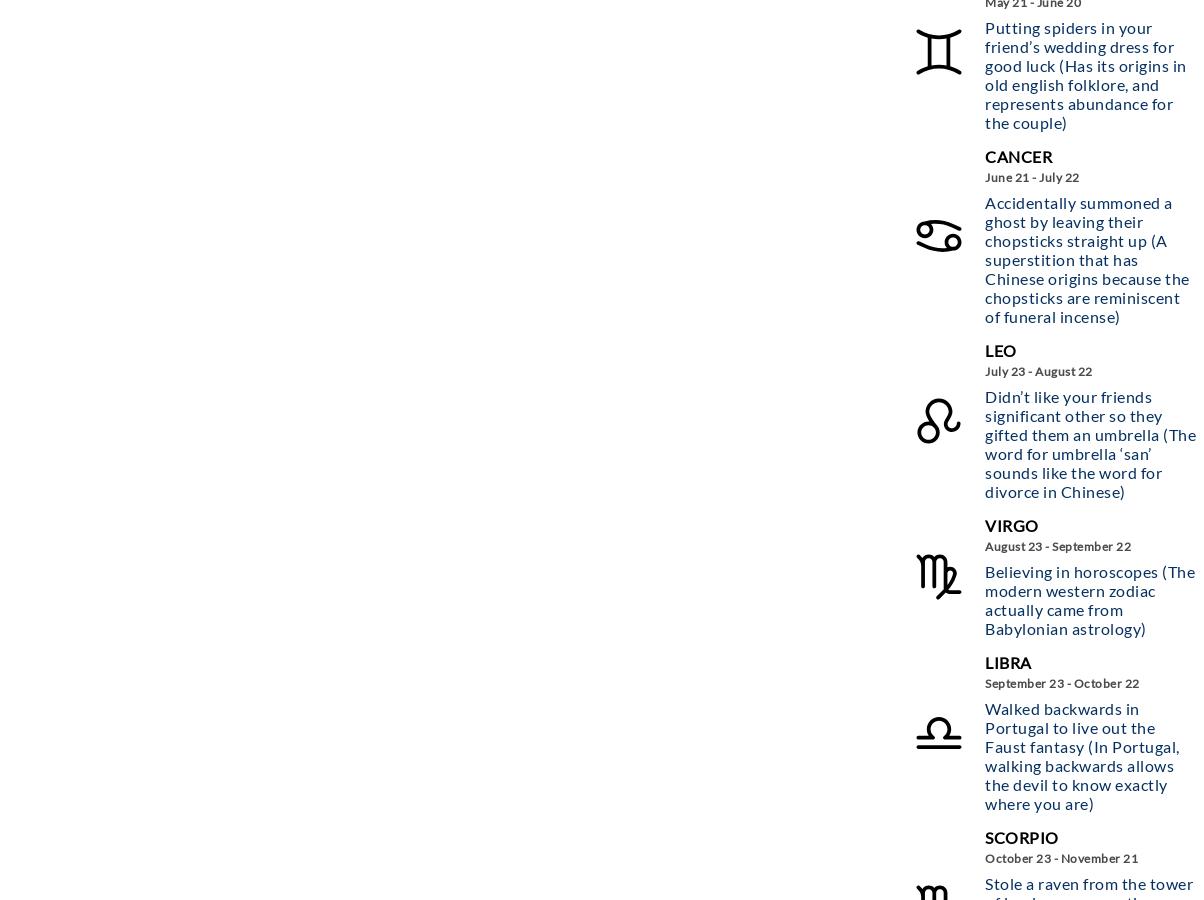 This screenshot has width=1204, height=900. What do you see at coordinates (1038, 370) in the screenshot?
I see `'July 23 - August 22'` at bounding box center [1038, 370].